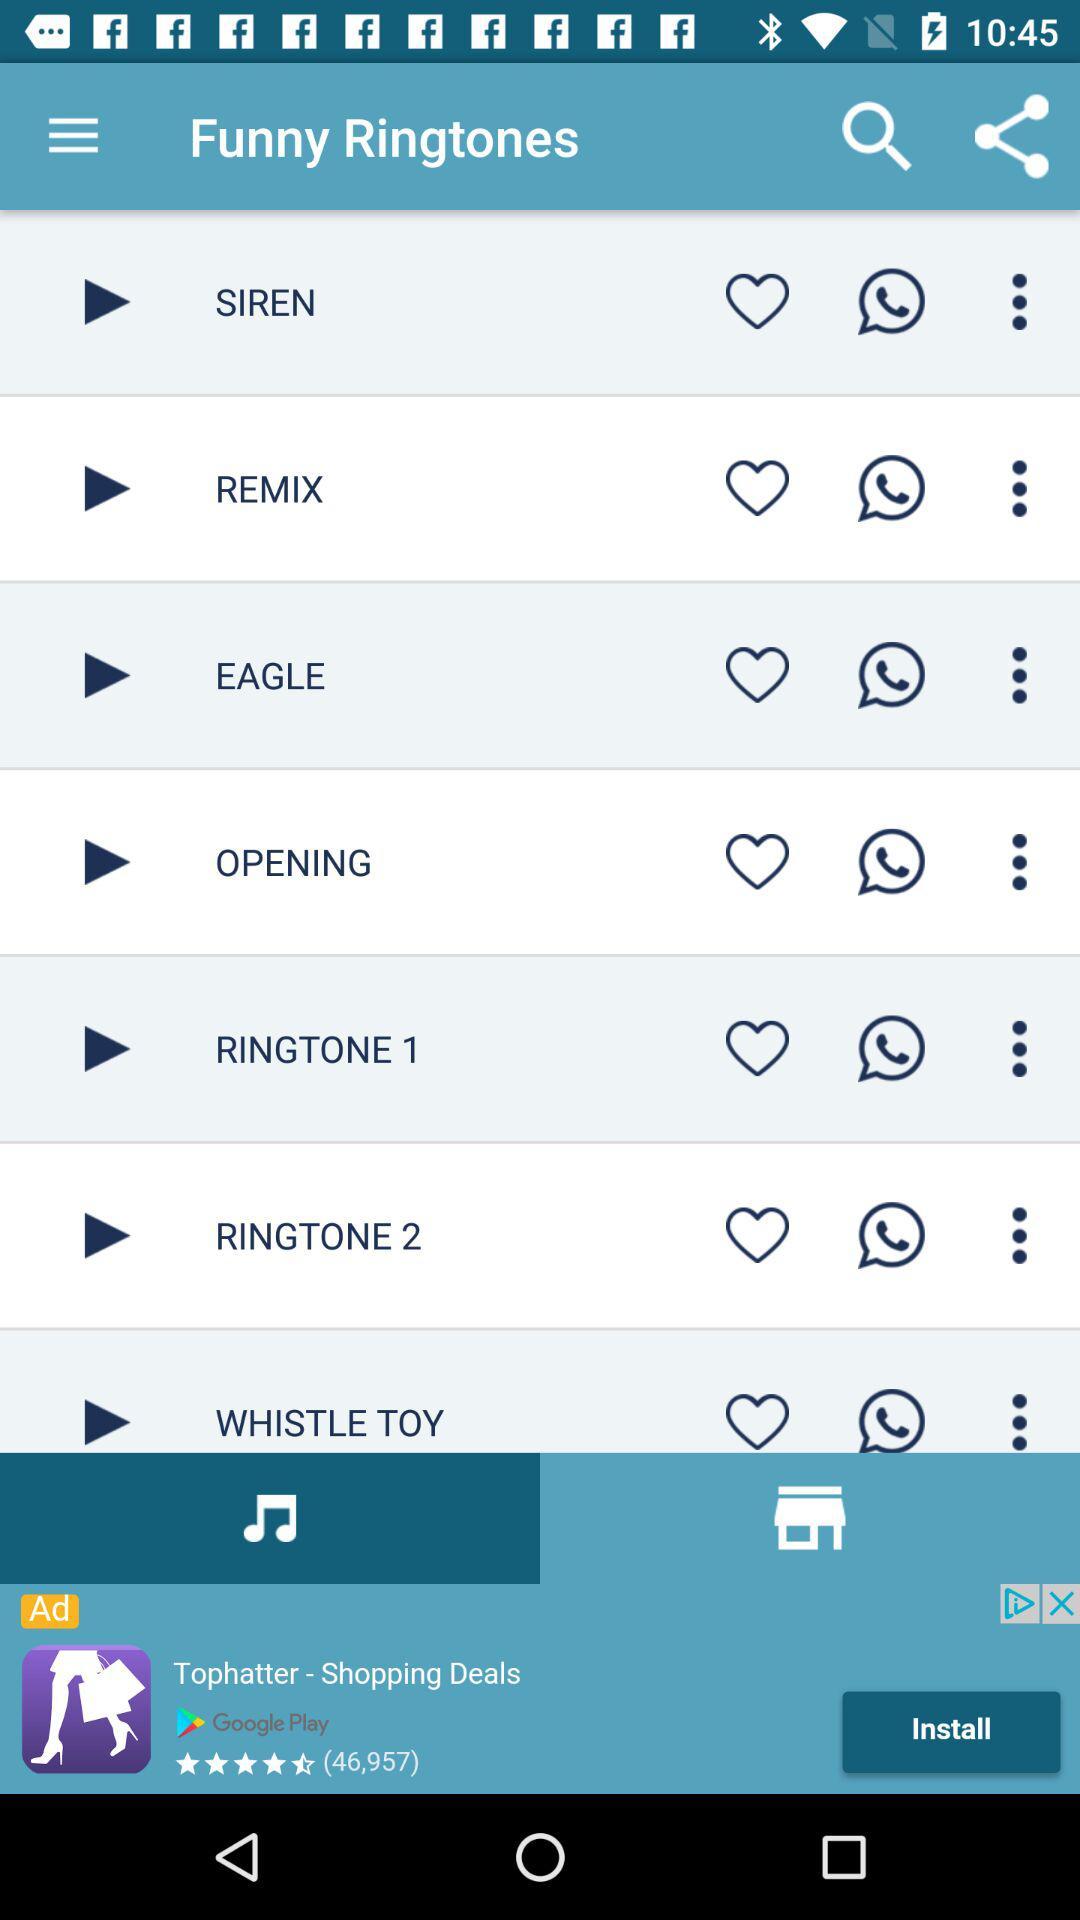  Describe the element at coordinates (757, 675) in the screenshot. I see `set as favorite` at that location.